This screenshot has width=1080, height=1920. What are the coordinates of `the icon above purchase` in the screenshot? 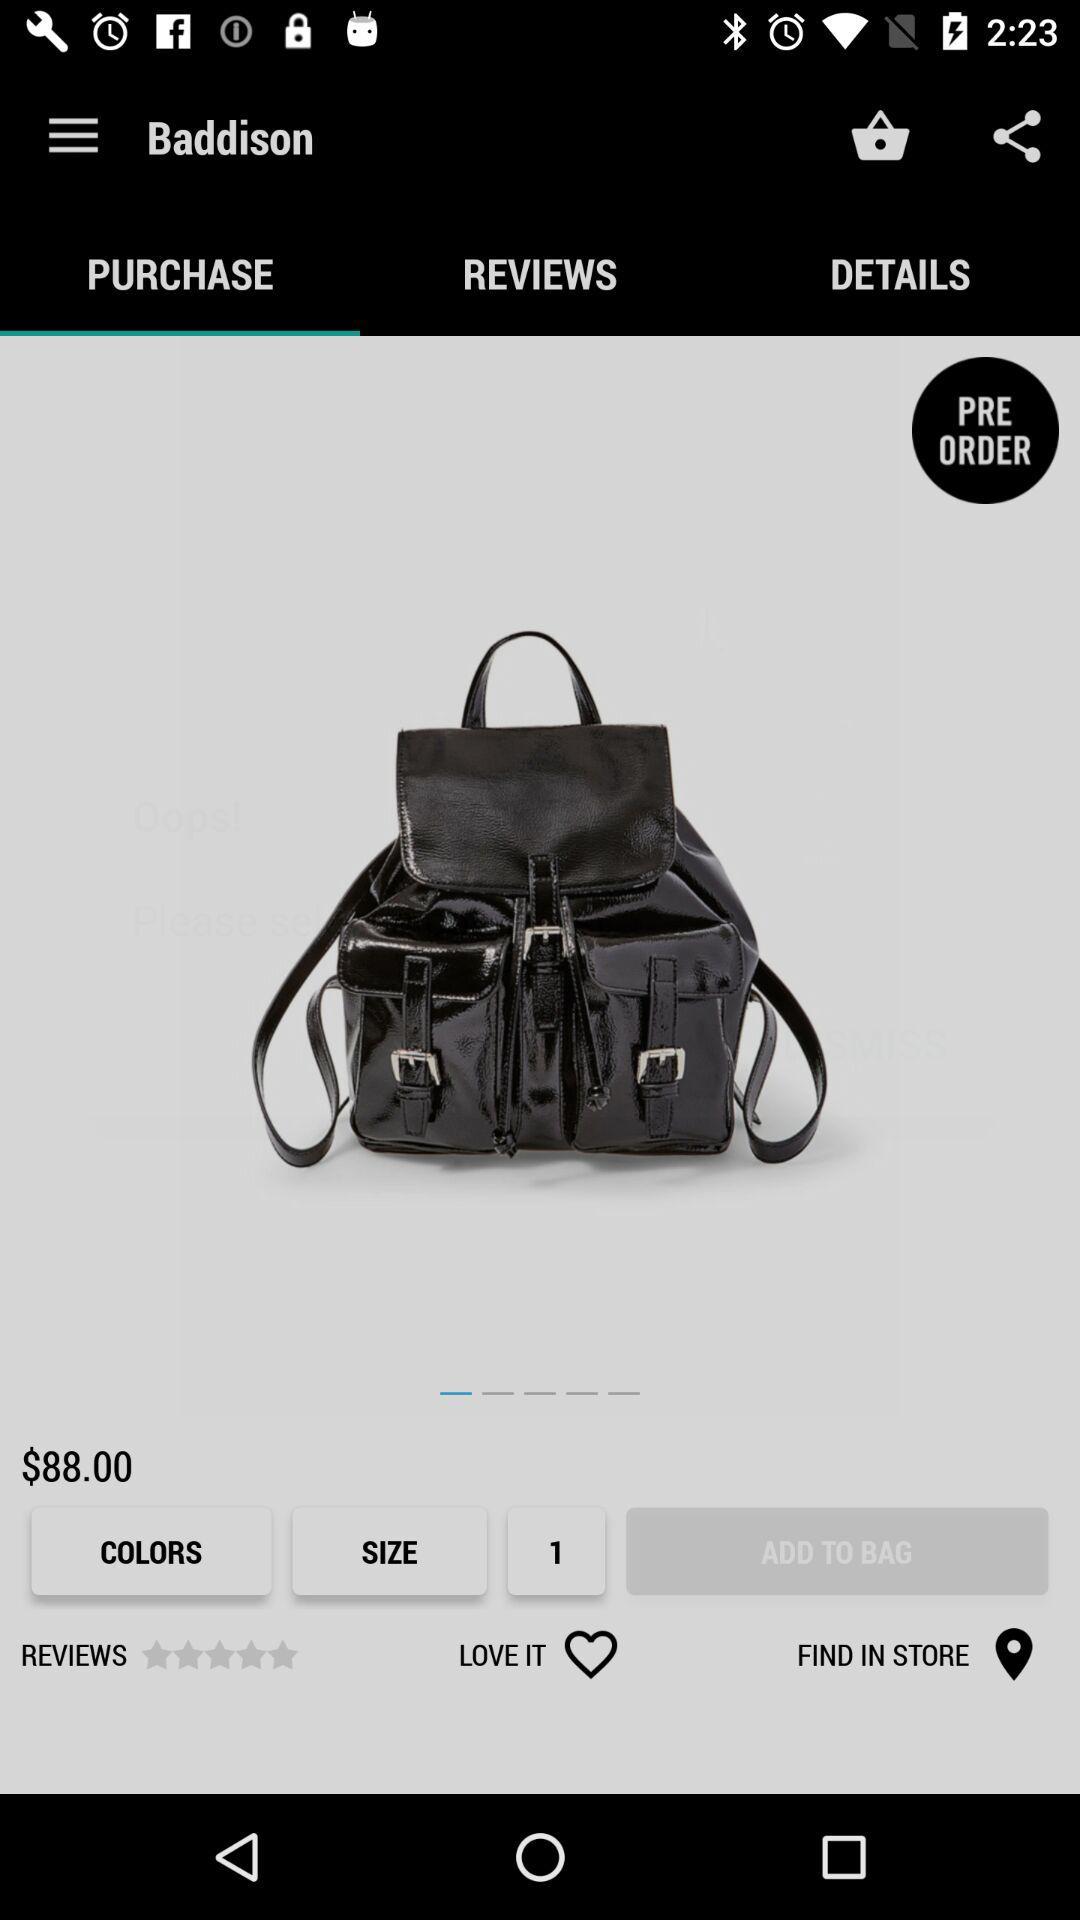 It's located at (72, 135).